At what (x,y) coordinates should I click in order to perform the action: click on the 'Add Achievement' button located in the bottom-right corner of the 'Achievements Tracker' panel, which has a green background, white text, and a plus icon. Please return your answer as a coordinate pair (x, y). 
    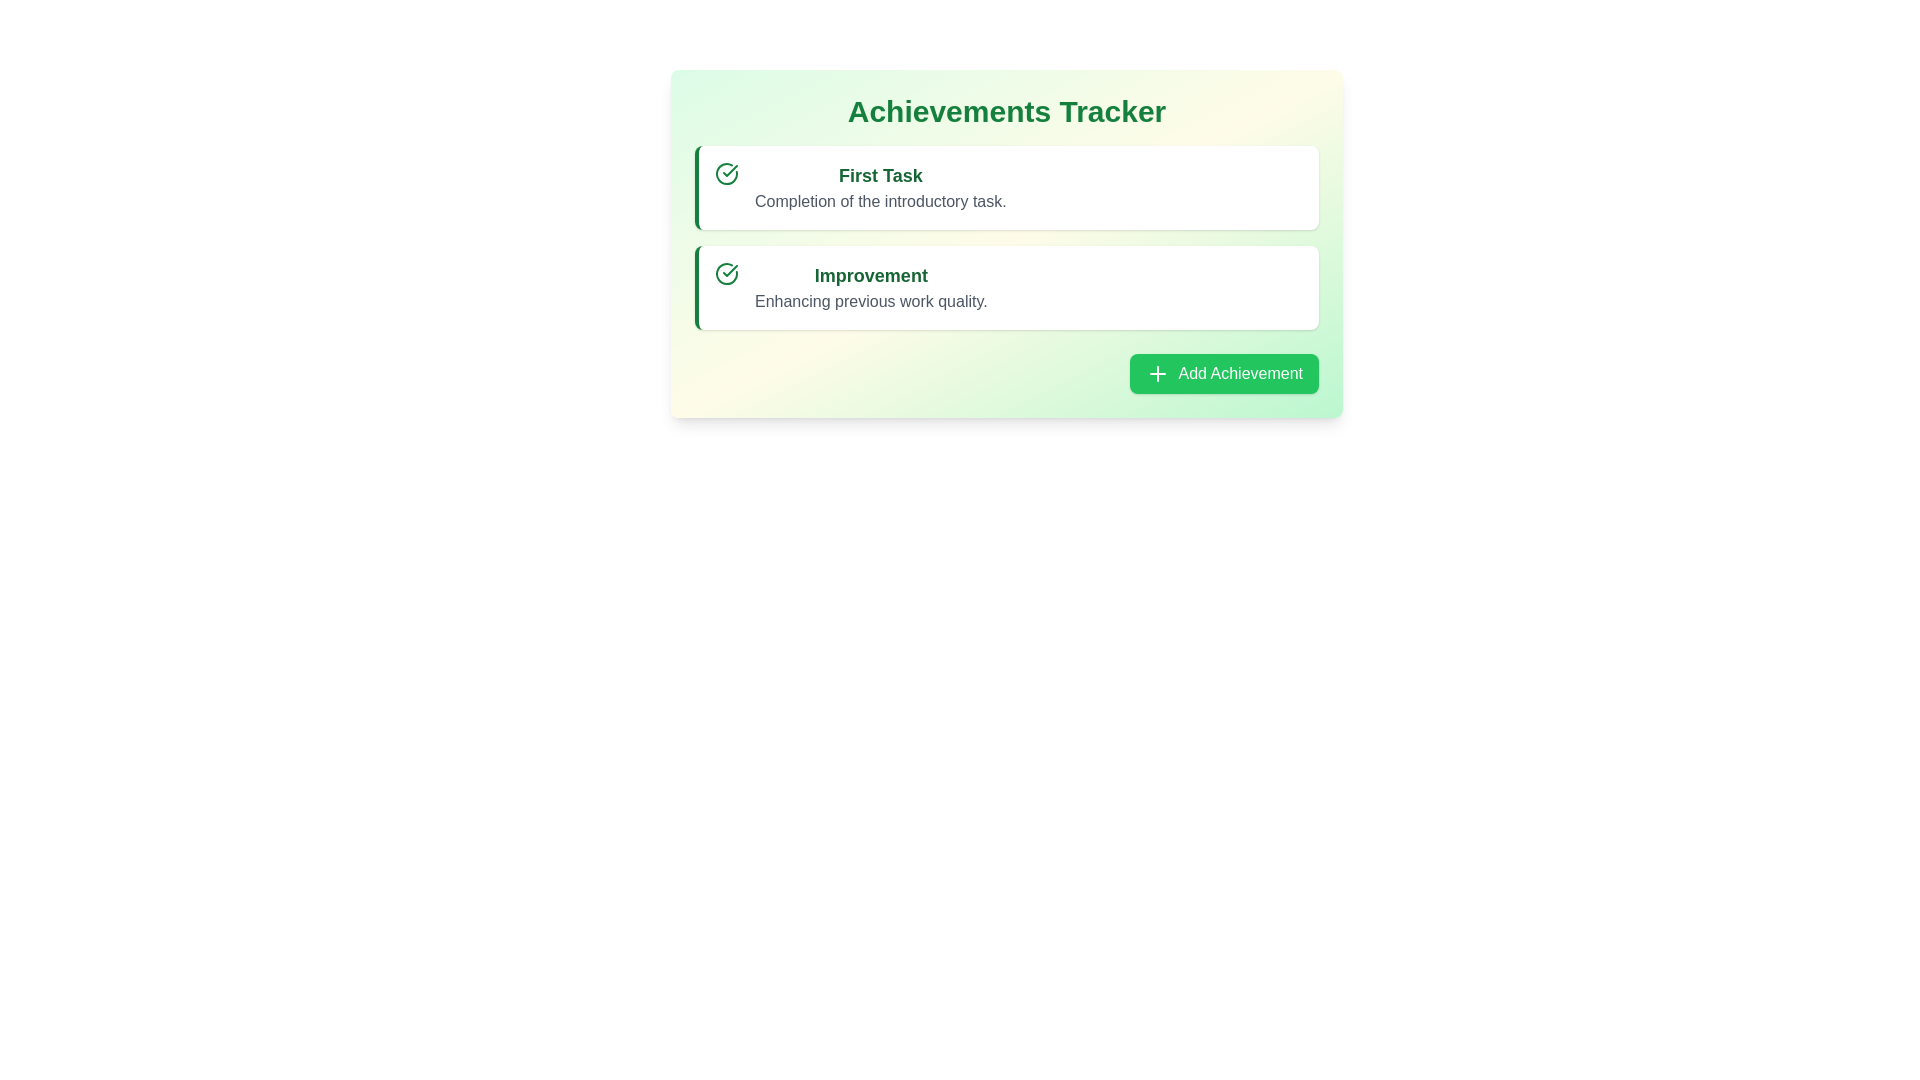
    Looking at the image, I should click on (1223, 374).